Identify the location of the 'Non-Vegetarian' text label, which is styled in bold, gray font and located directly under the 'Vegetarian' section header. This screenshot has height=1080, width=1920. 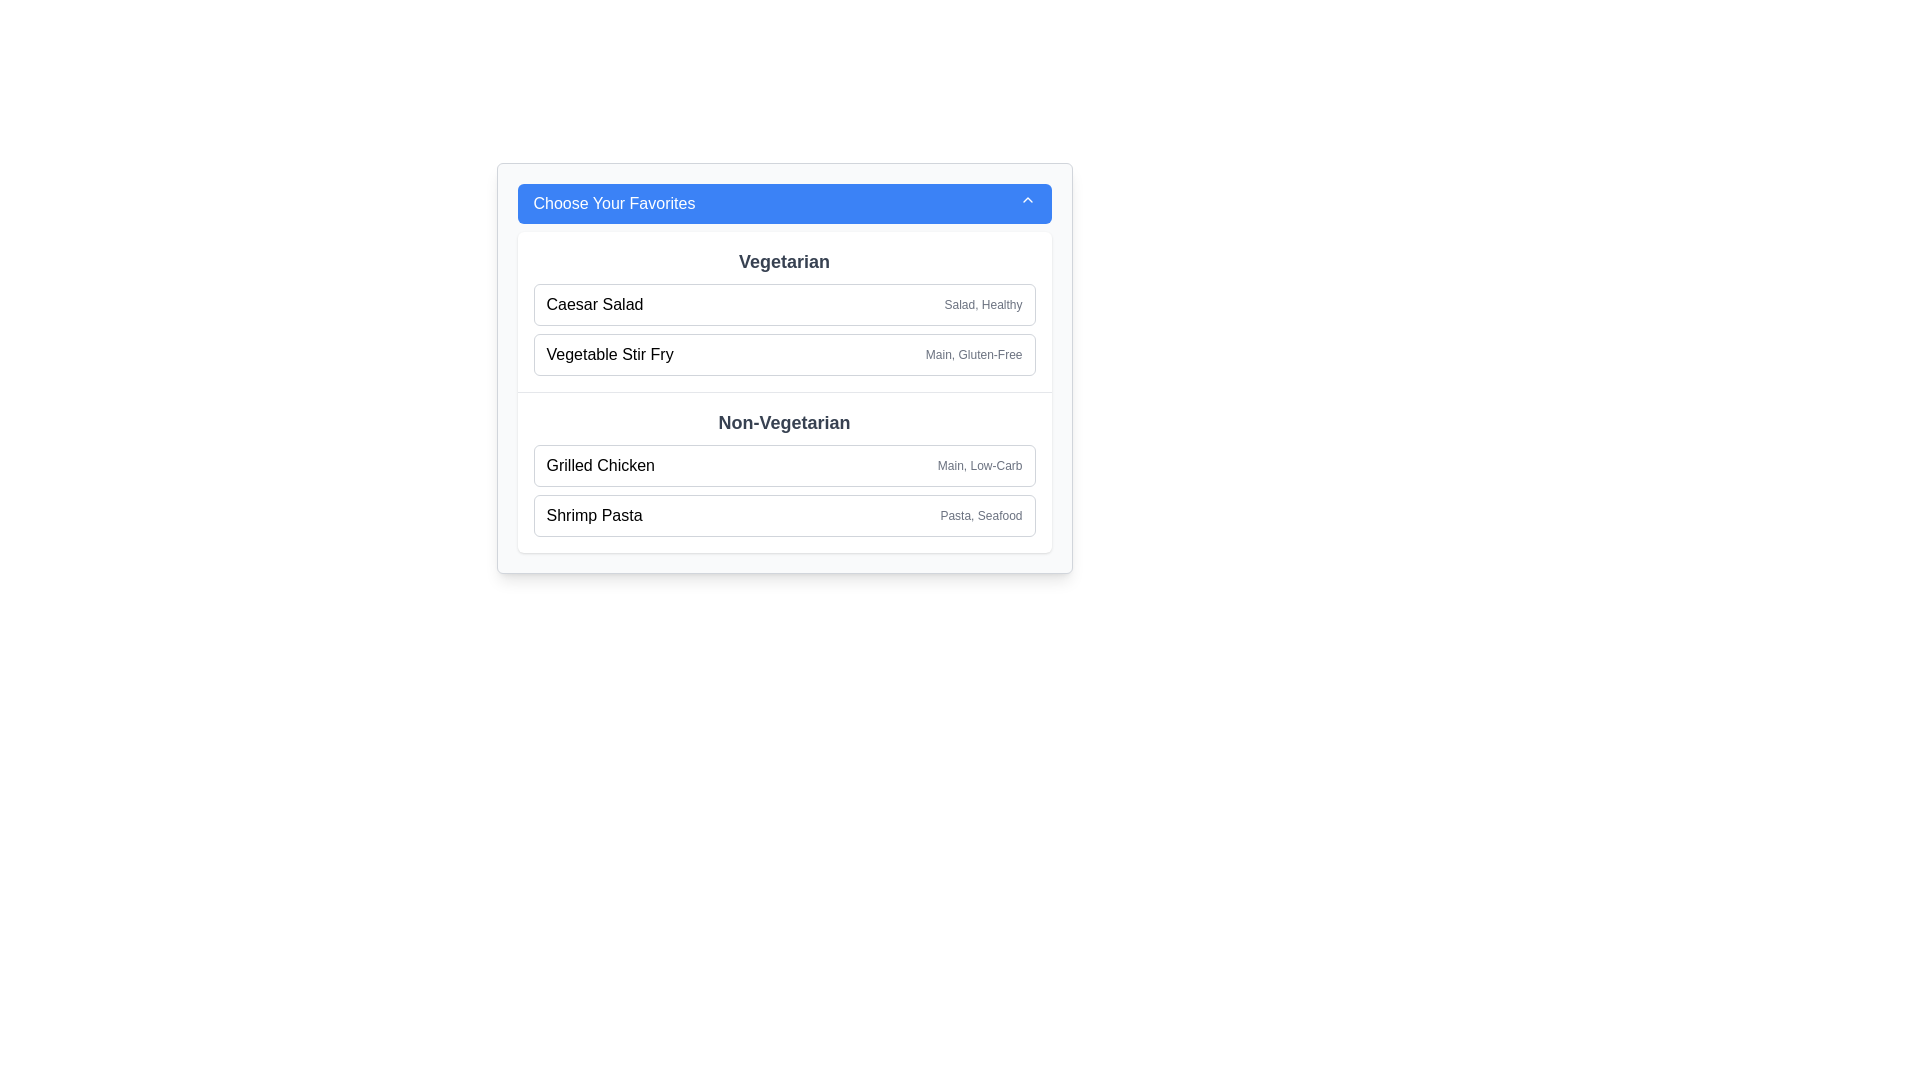
(783, 422).